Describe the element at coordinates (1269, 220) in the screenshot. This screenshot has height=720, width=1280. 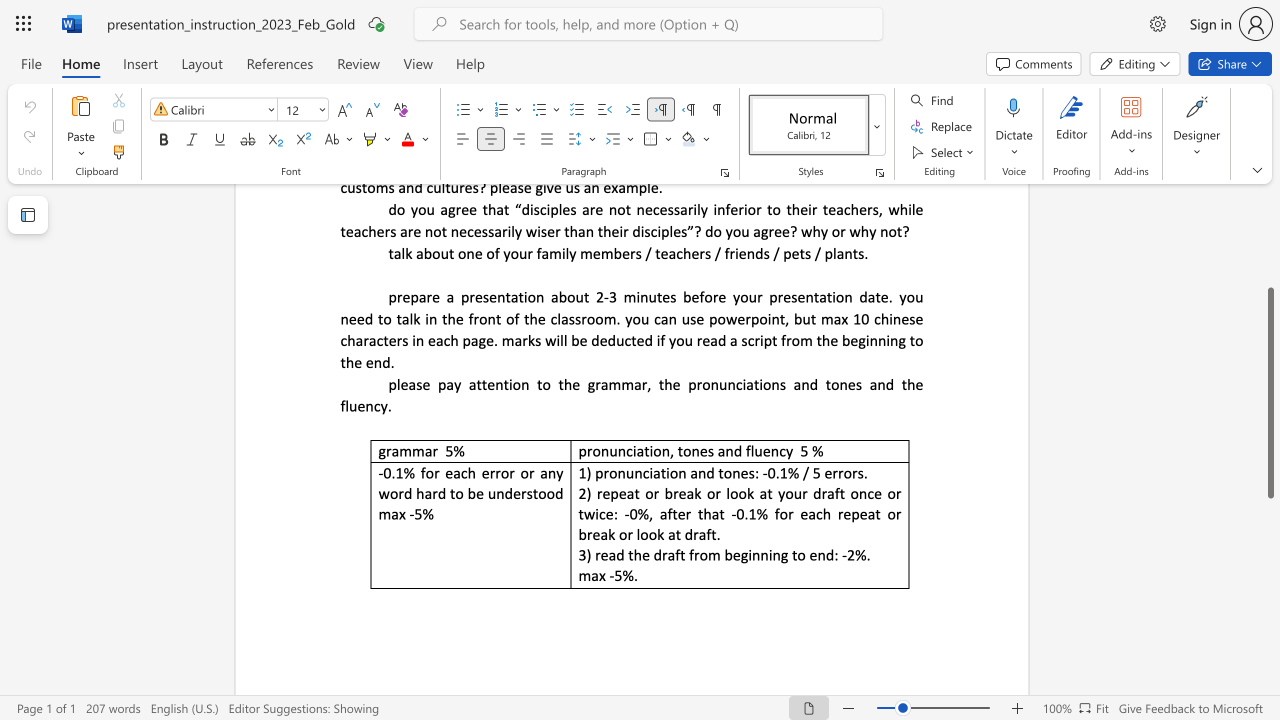
I see `the scrollbar on the right side to scroll the page up` at that location.